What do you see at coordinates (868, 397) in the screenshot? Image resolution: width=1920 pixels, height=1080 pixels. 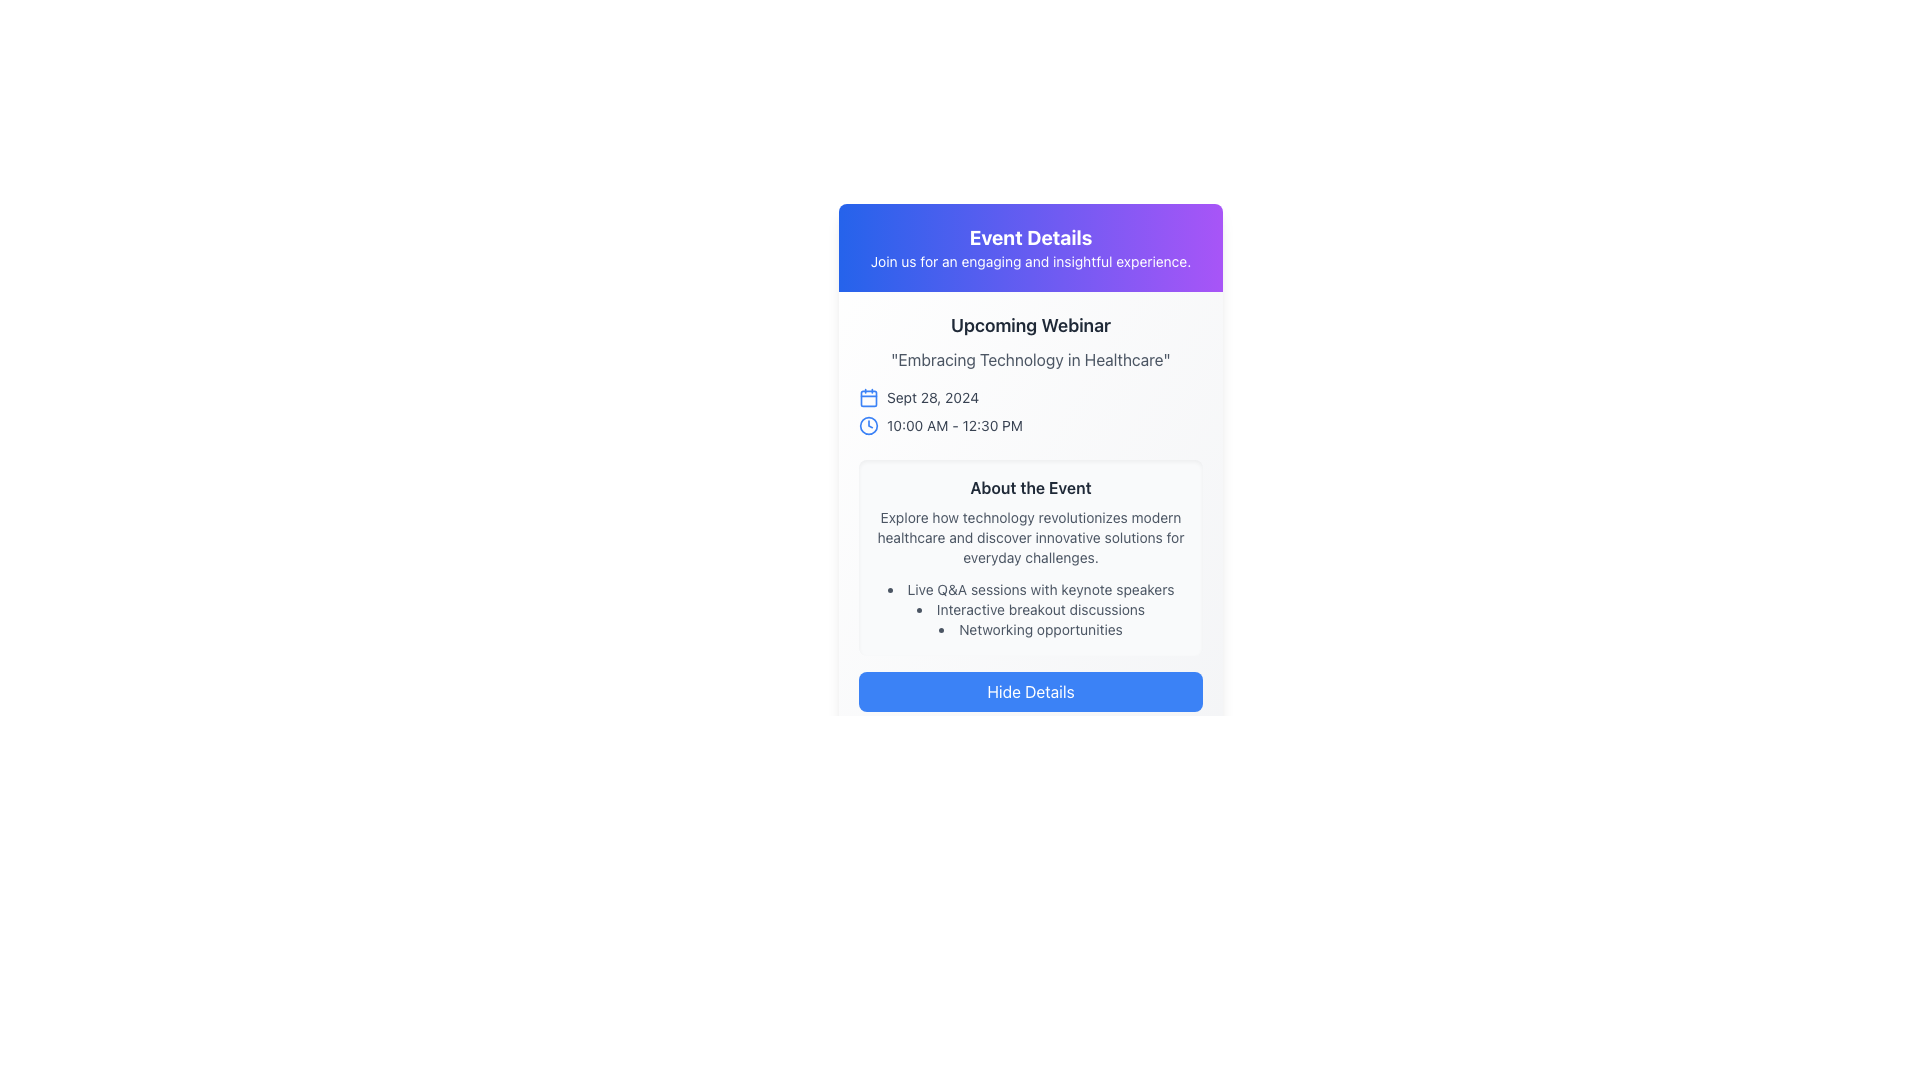 I see `the calendar icon next to the date 'Sept 28, 2024'` at bounding box center [868, 397].